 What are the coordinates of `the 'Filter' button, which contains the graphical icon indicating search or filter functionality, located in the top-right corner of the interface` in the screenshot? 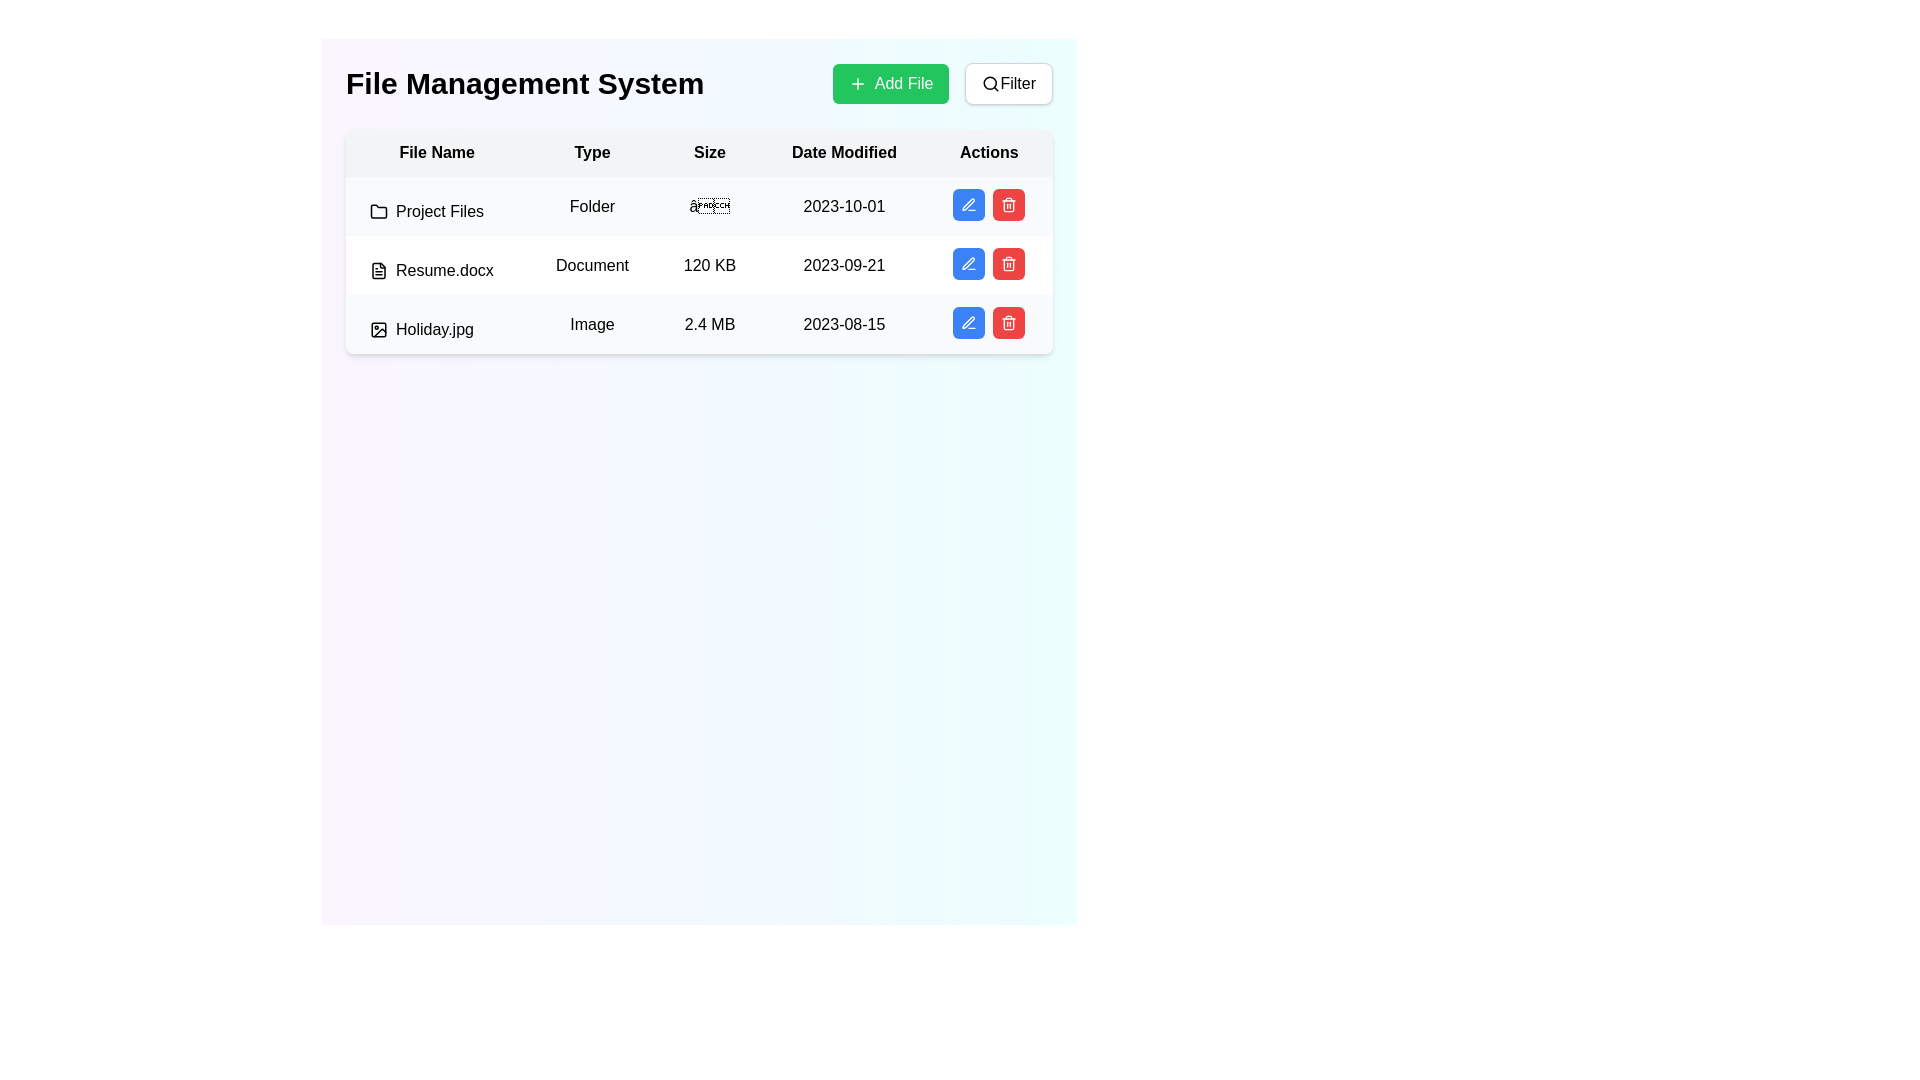 It's located at (991, 83).